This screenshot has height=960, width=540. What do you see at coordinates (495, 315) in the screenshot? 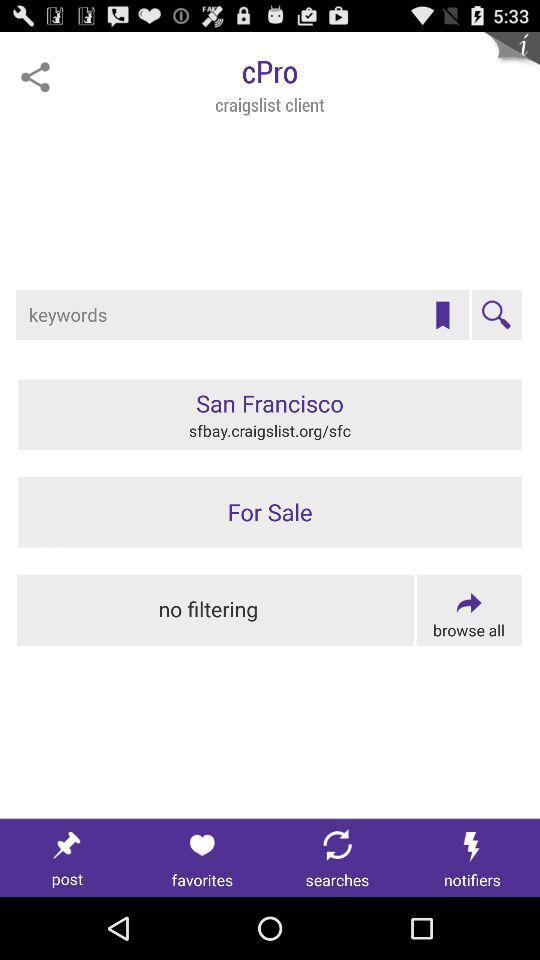
I see `search` at bounding box center [495, 315].